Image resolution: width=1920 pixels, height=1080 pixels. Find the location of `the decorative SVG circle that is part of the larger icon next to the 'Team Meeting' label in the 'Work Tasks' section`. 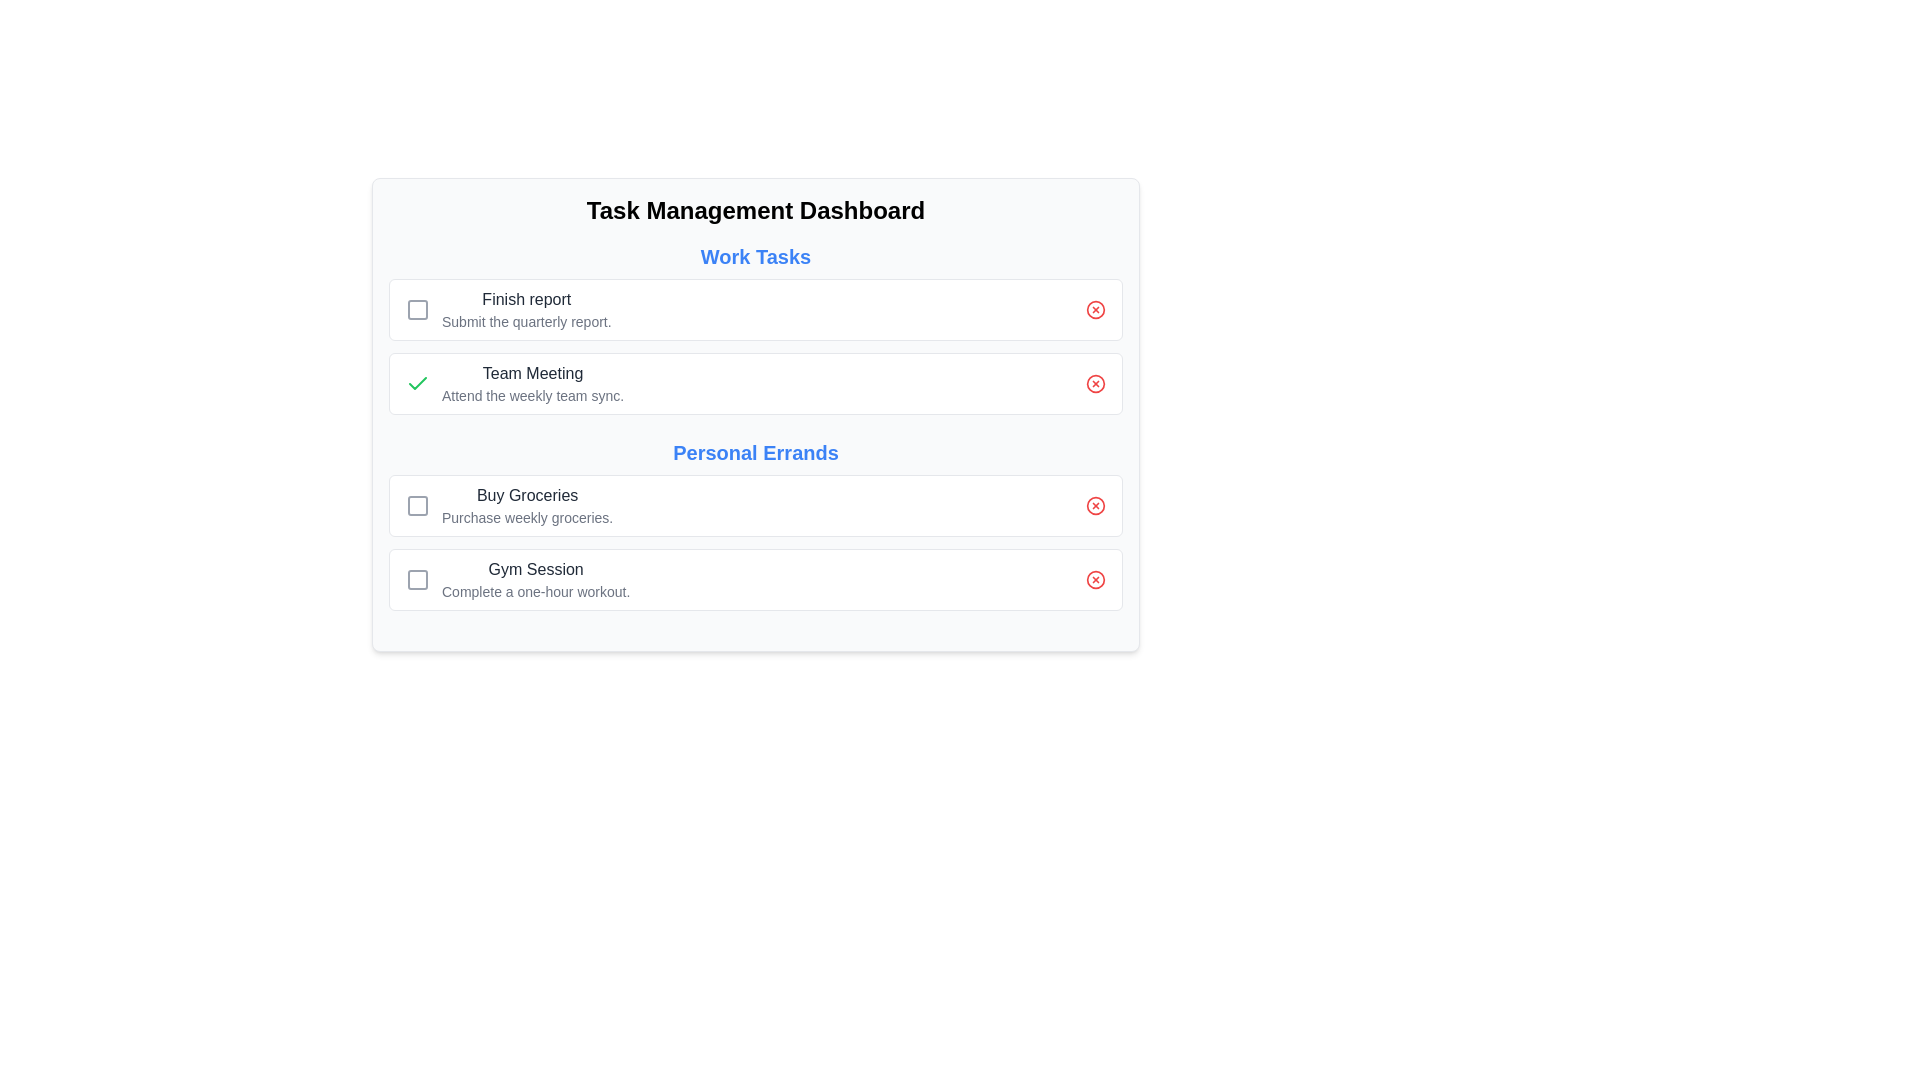

the decorative SVG circle that is part of the larger icon next to the 'Team Meeting' label in the 'Work Tasks' section is located at coordinates (1094, 384).